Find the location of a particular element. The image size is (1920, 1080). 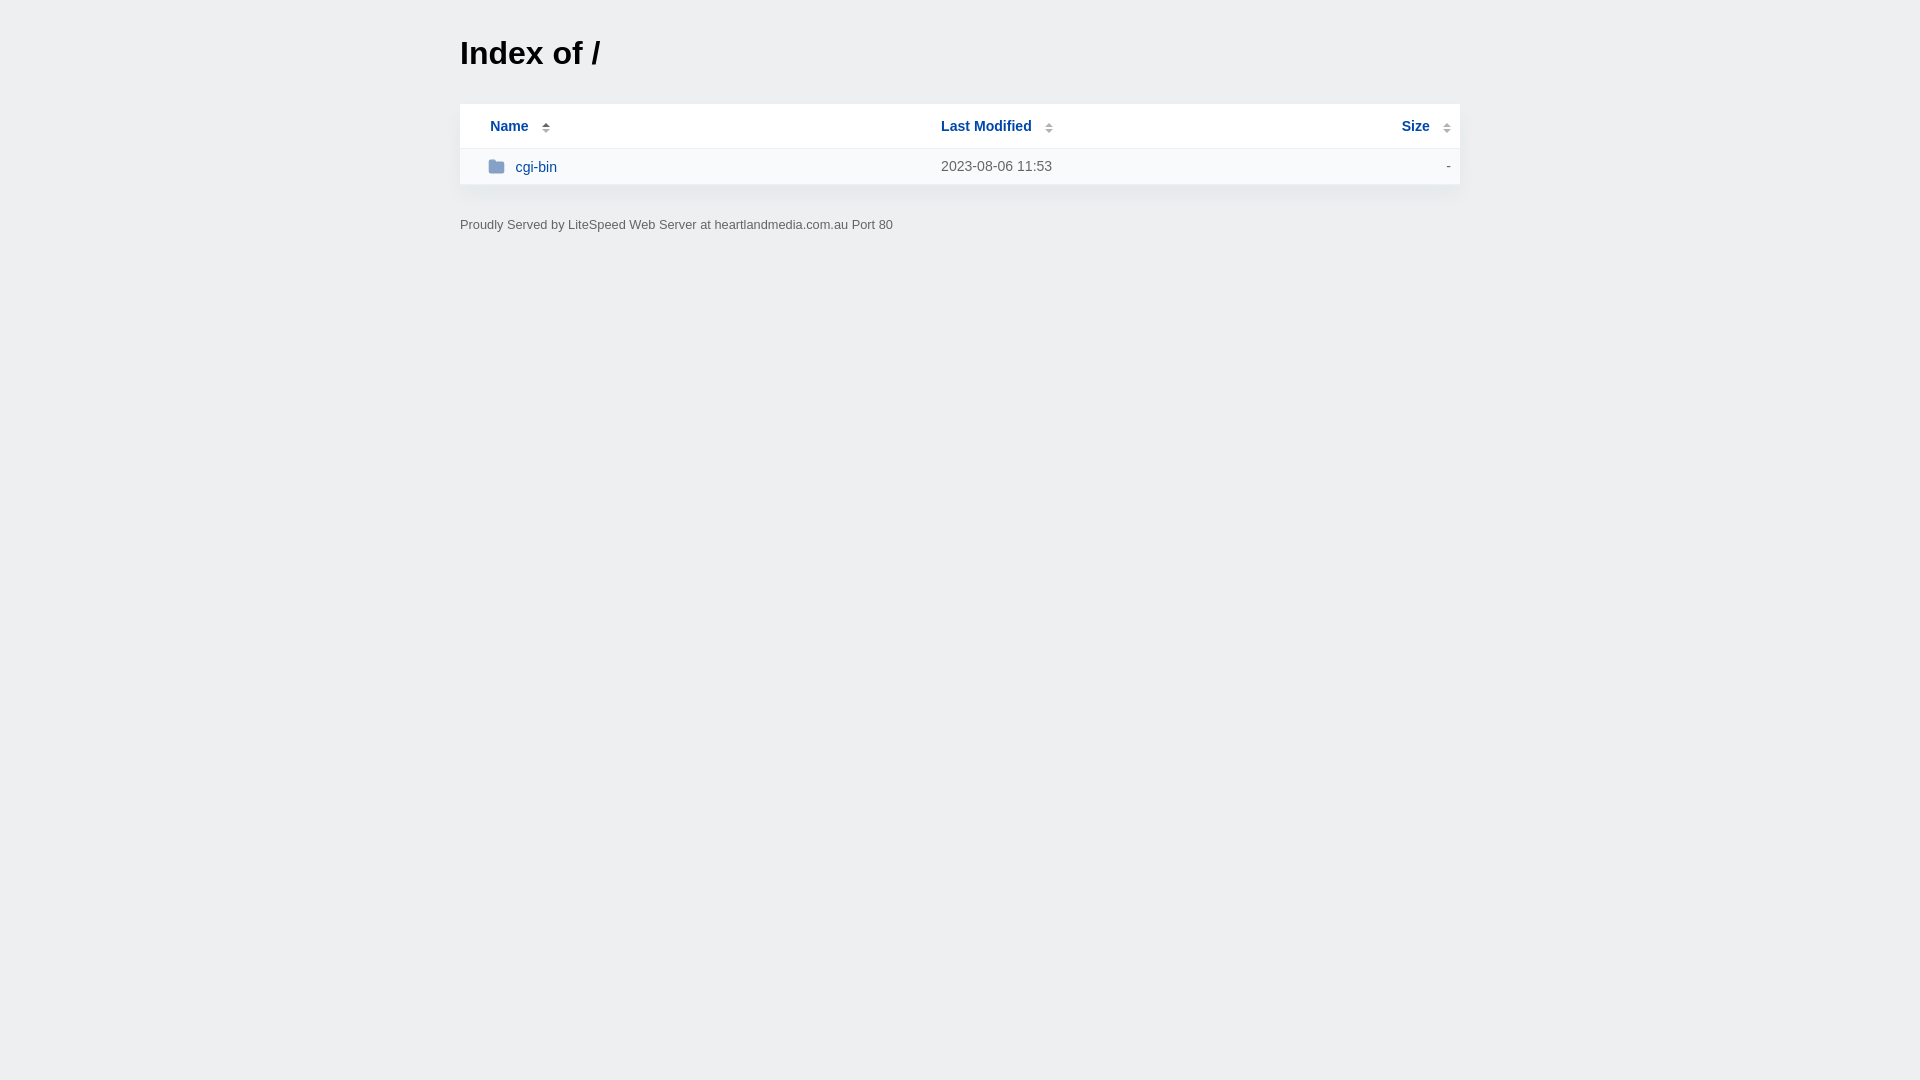

'Name' is located at coordinates (508, 126).